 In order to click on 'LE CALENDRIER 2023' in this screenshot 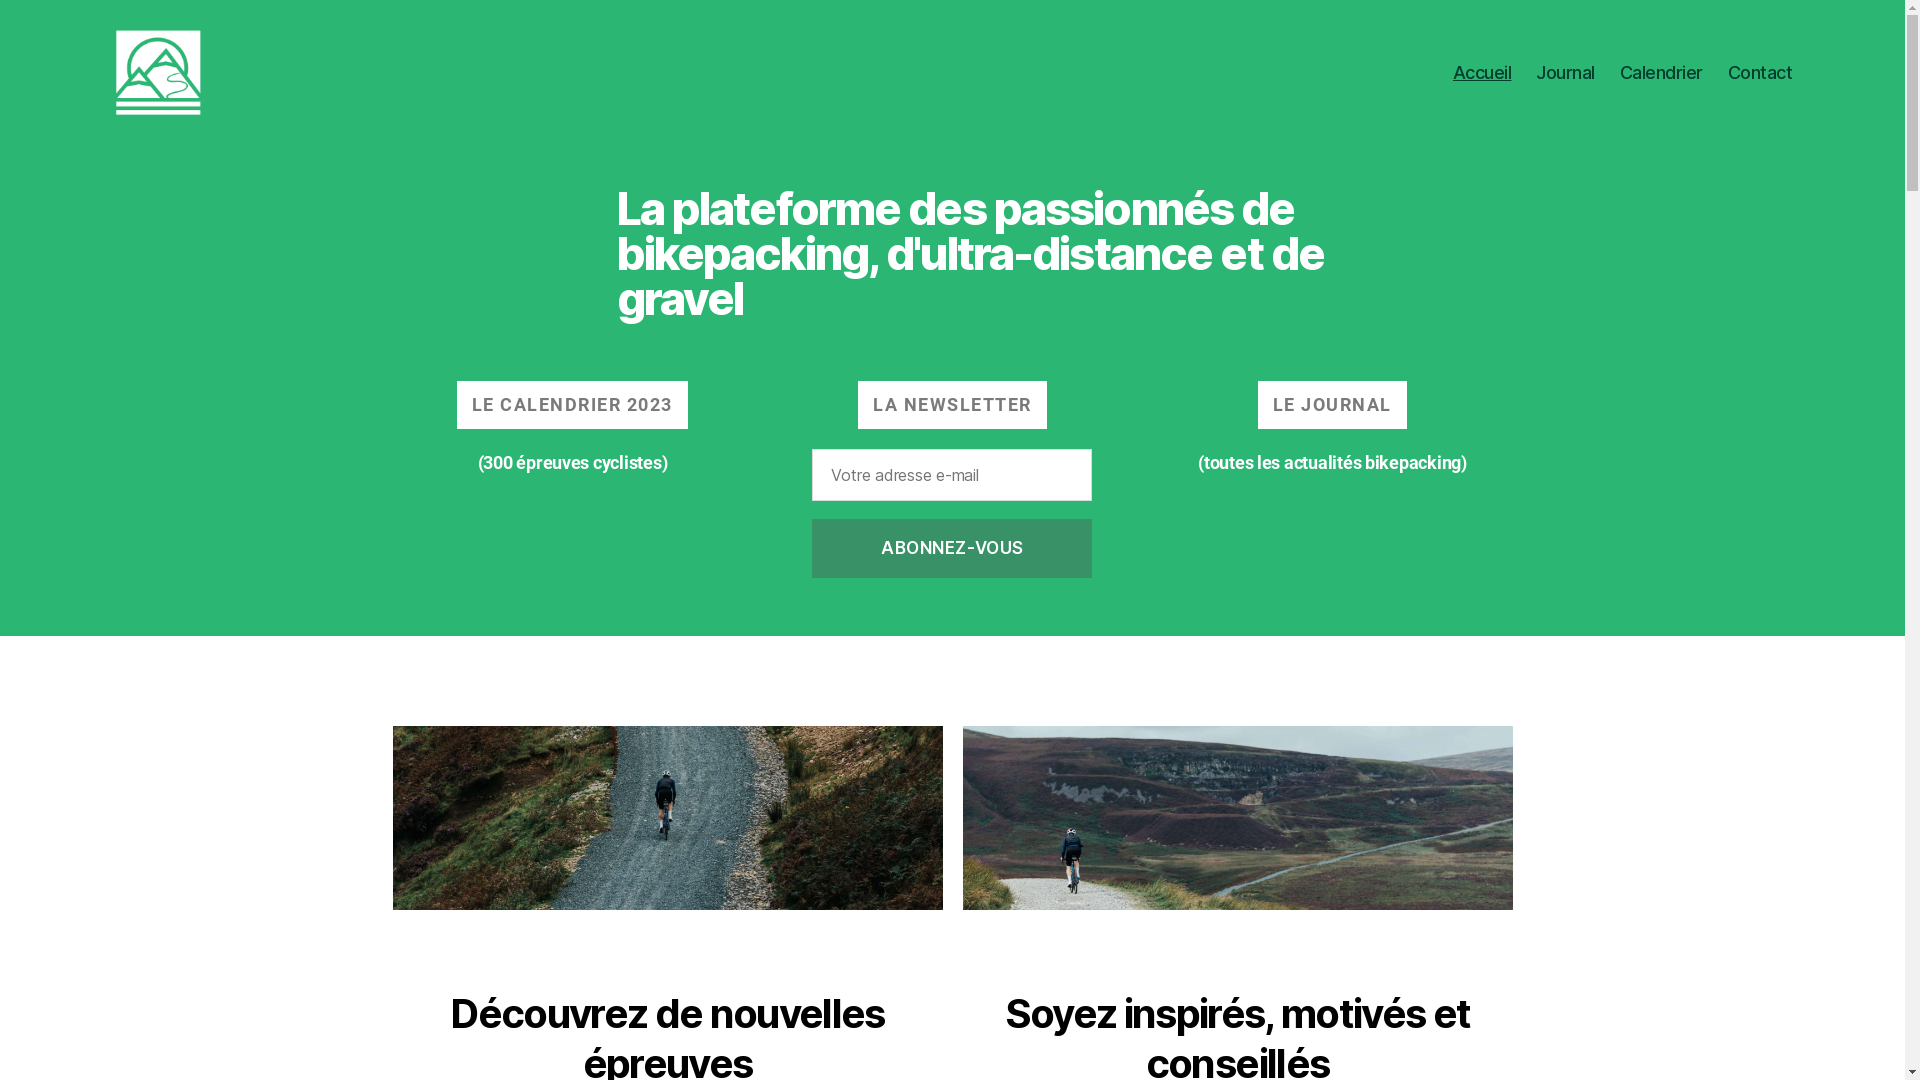, I will do `click(571, 405)`.